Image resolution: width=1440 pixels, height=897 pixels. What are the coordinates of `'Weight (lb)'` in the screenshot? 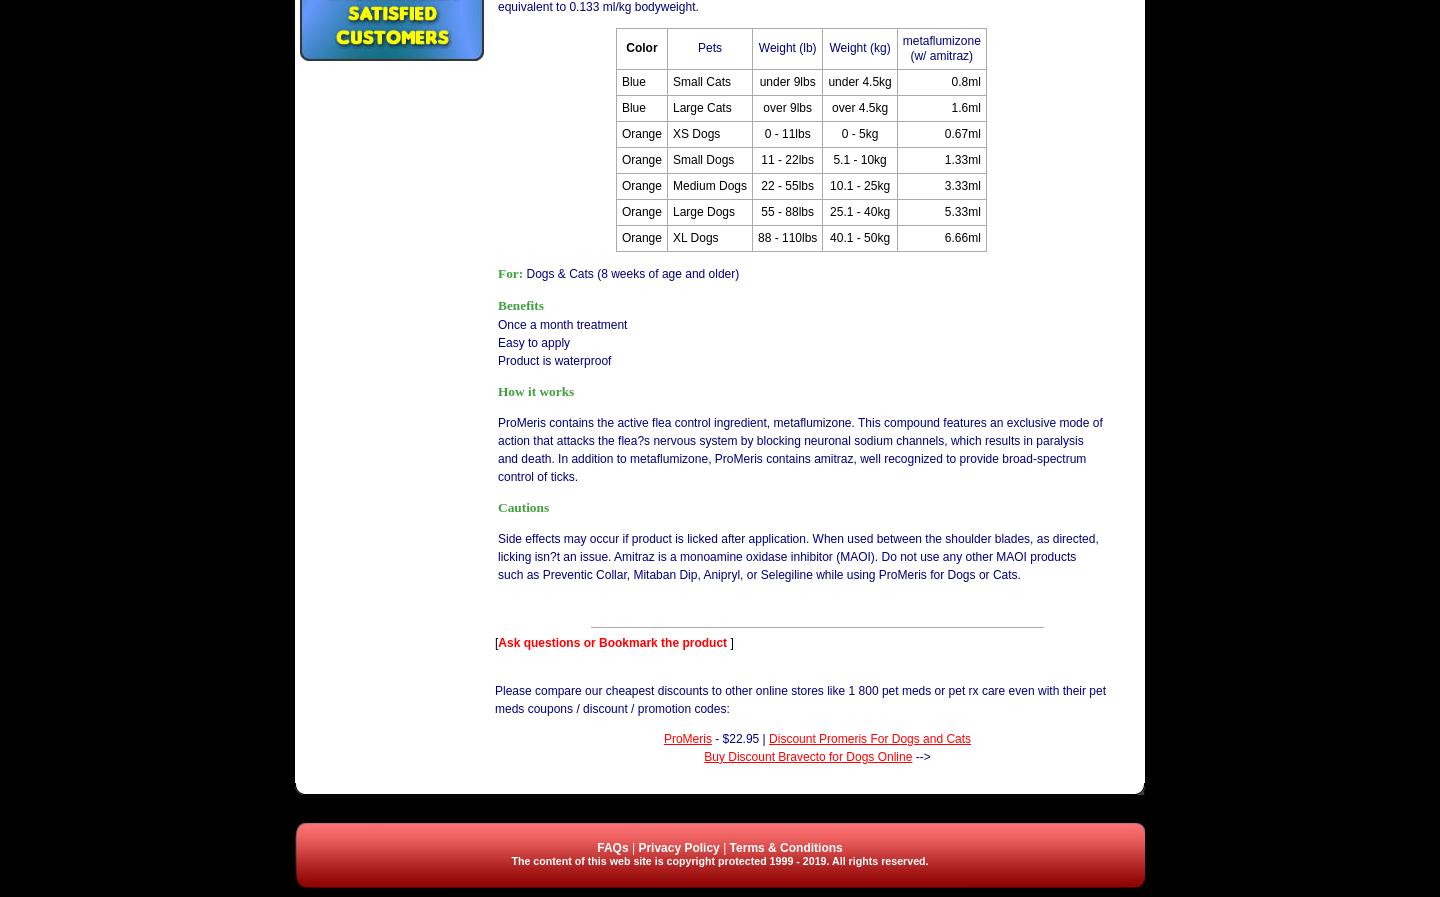 It's located at (786, 46).